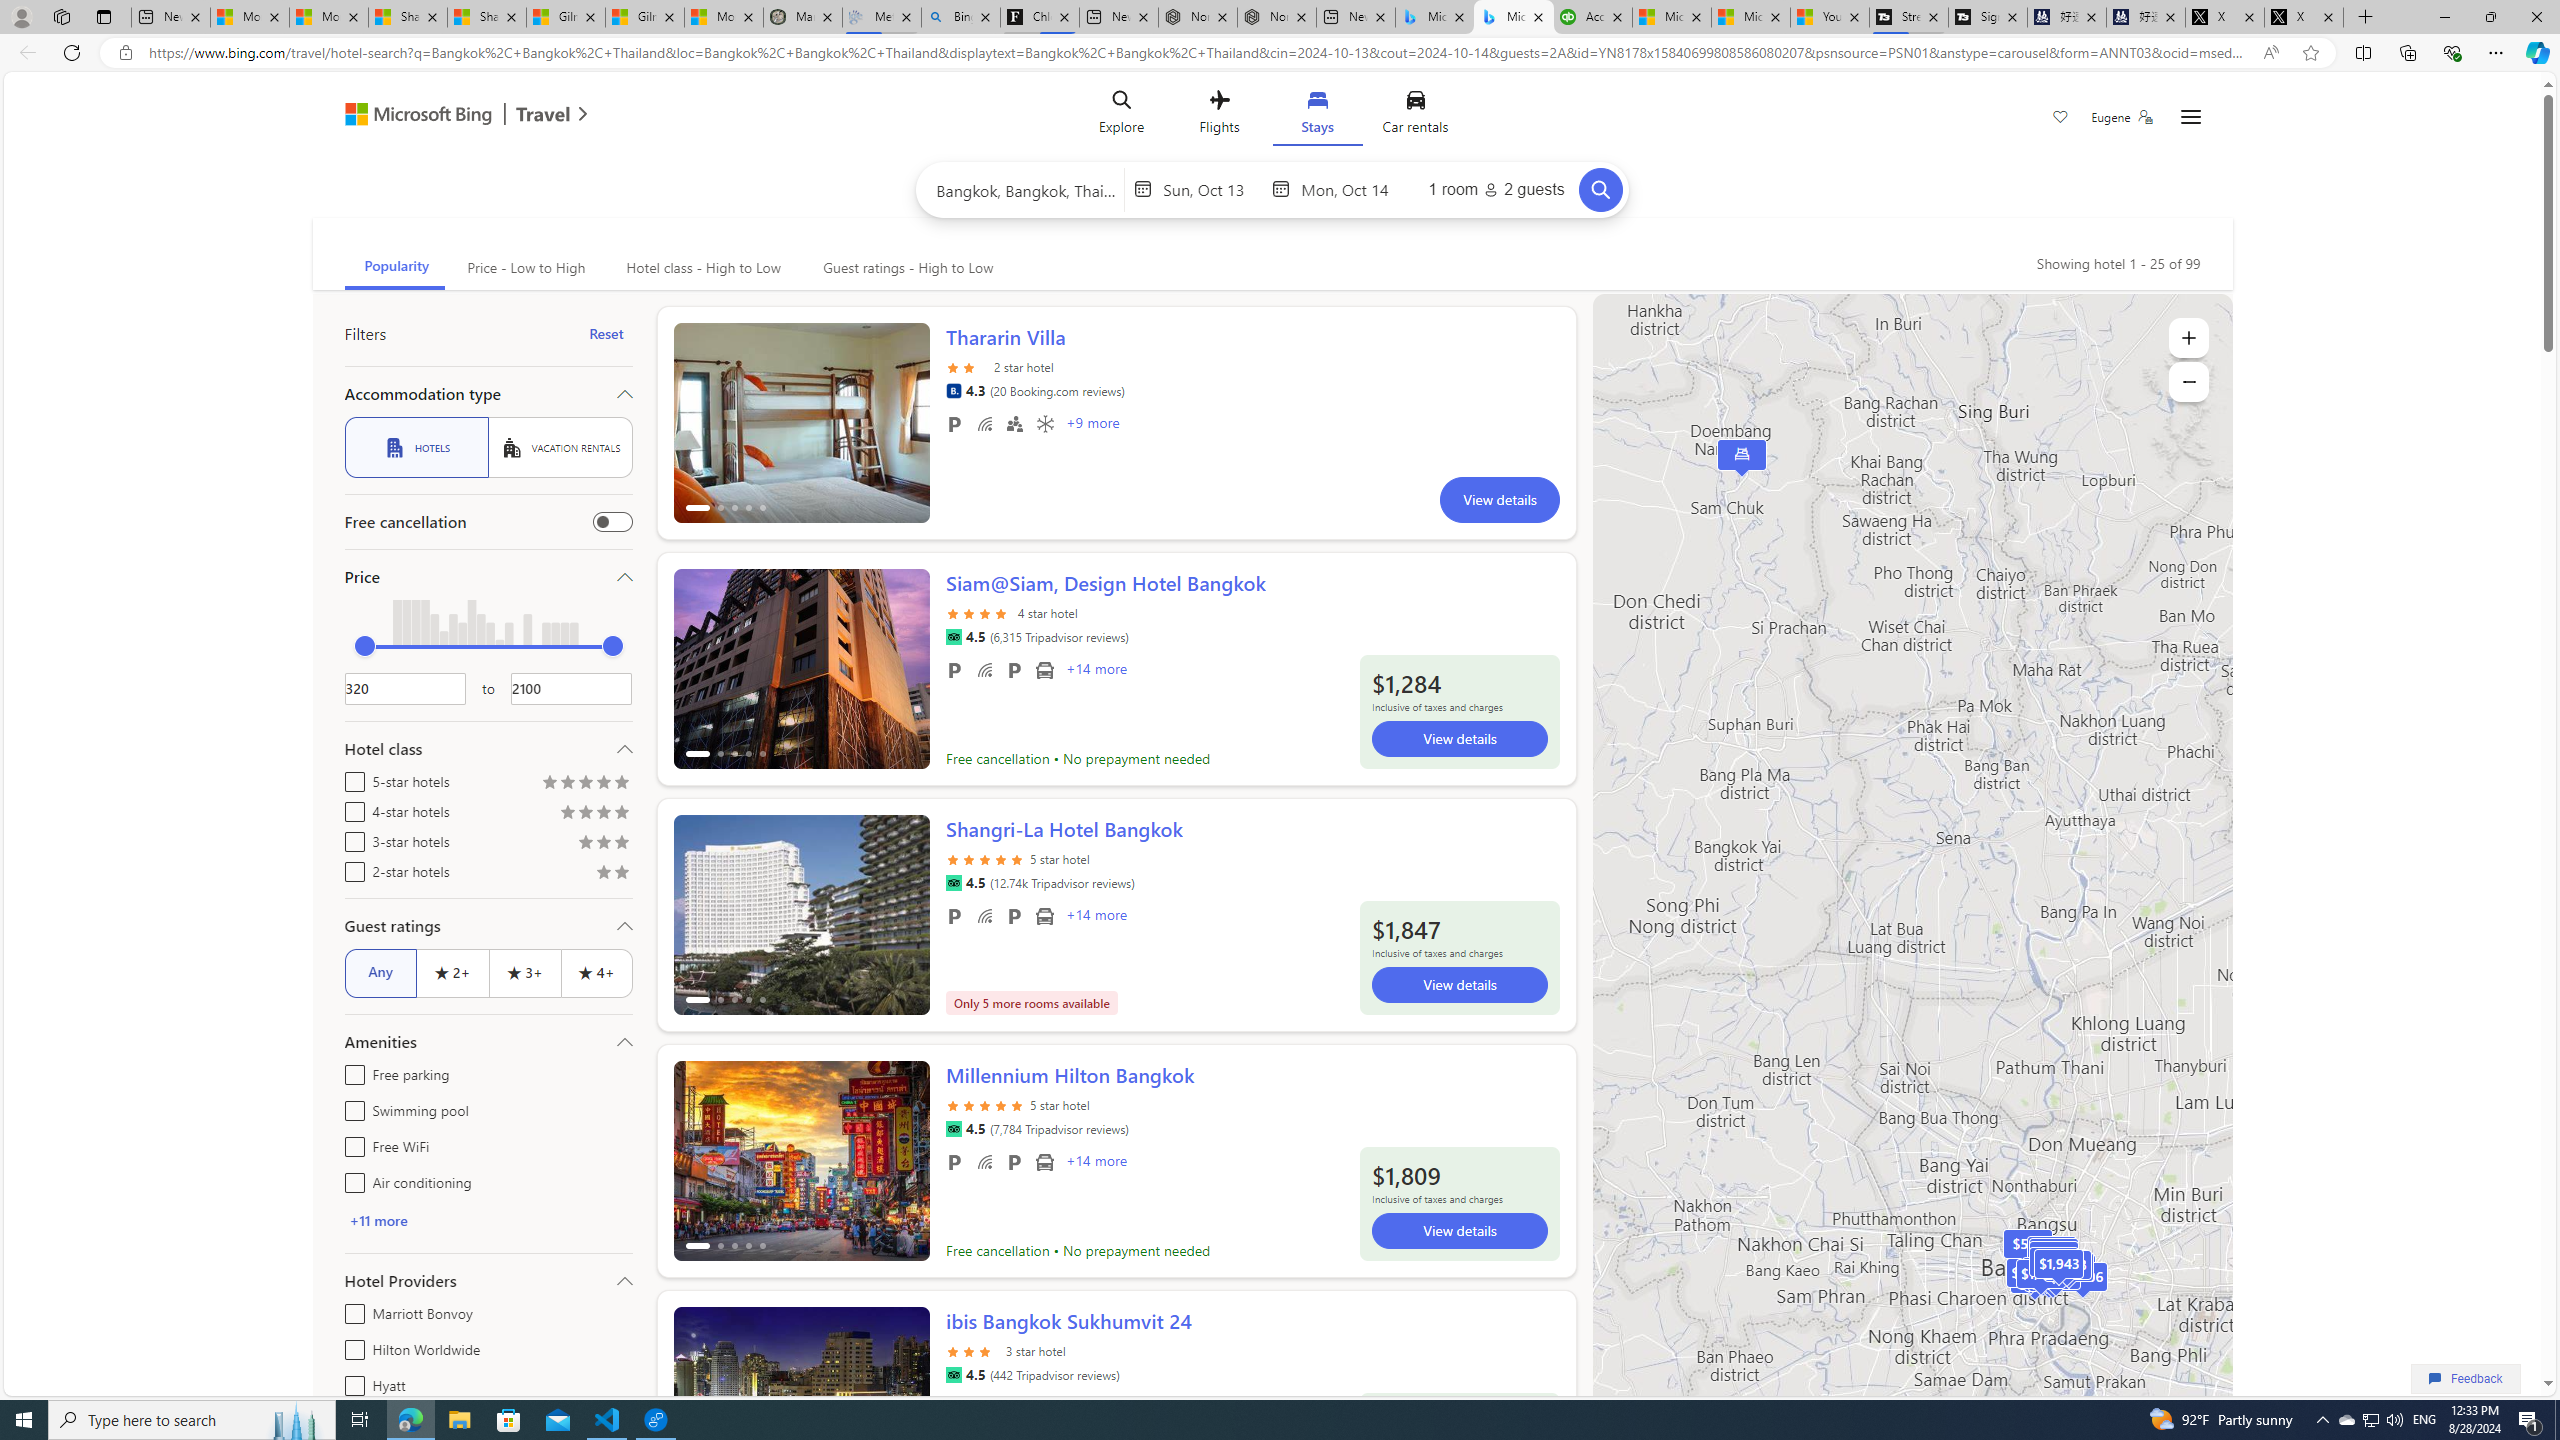 This screenshot has height=1440, width=2560. Describe the element at coordinates (1039, 16) in the screenshot. I see `'Chloe Sorvino'` at that location.